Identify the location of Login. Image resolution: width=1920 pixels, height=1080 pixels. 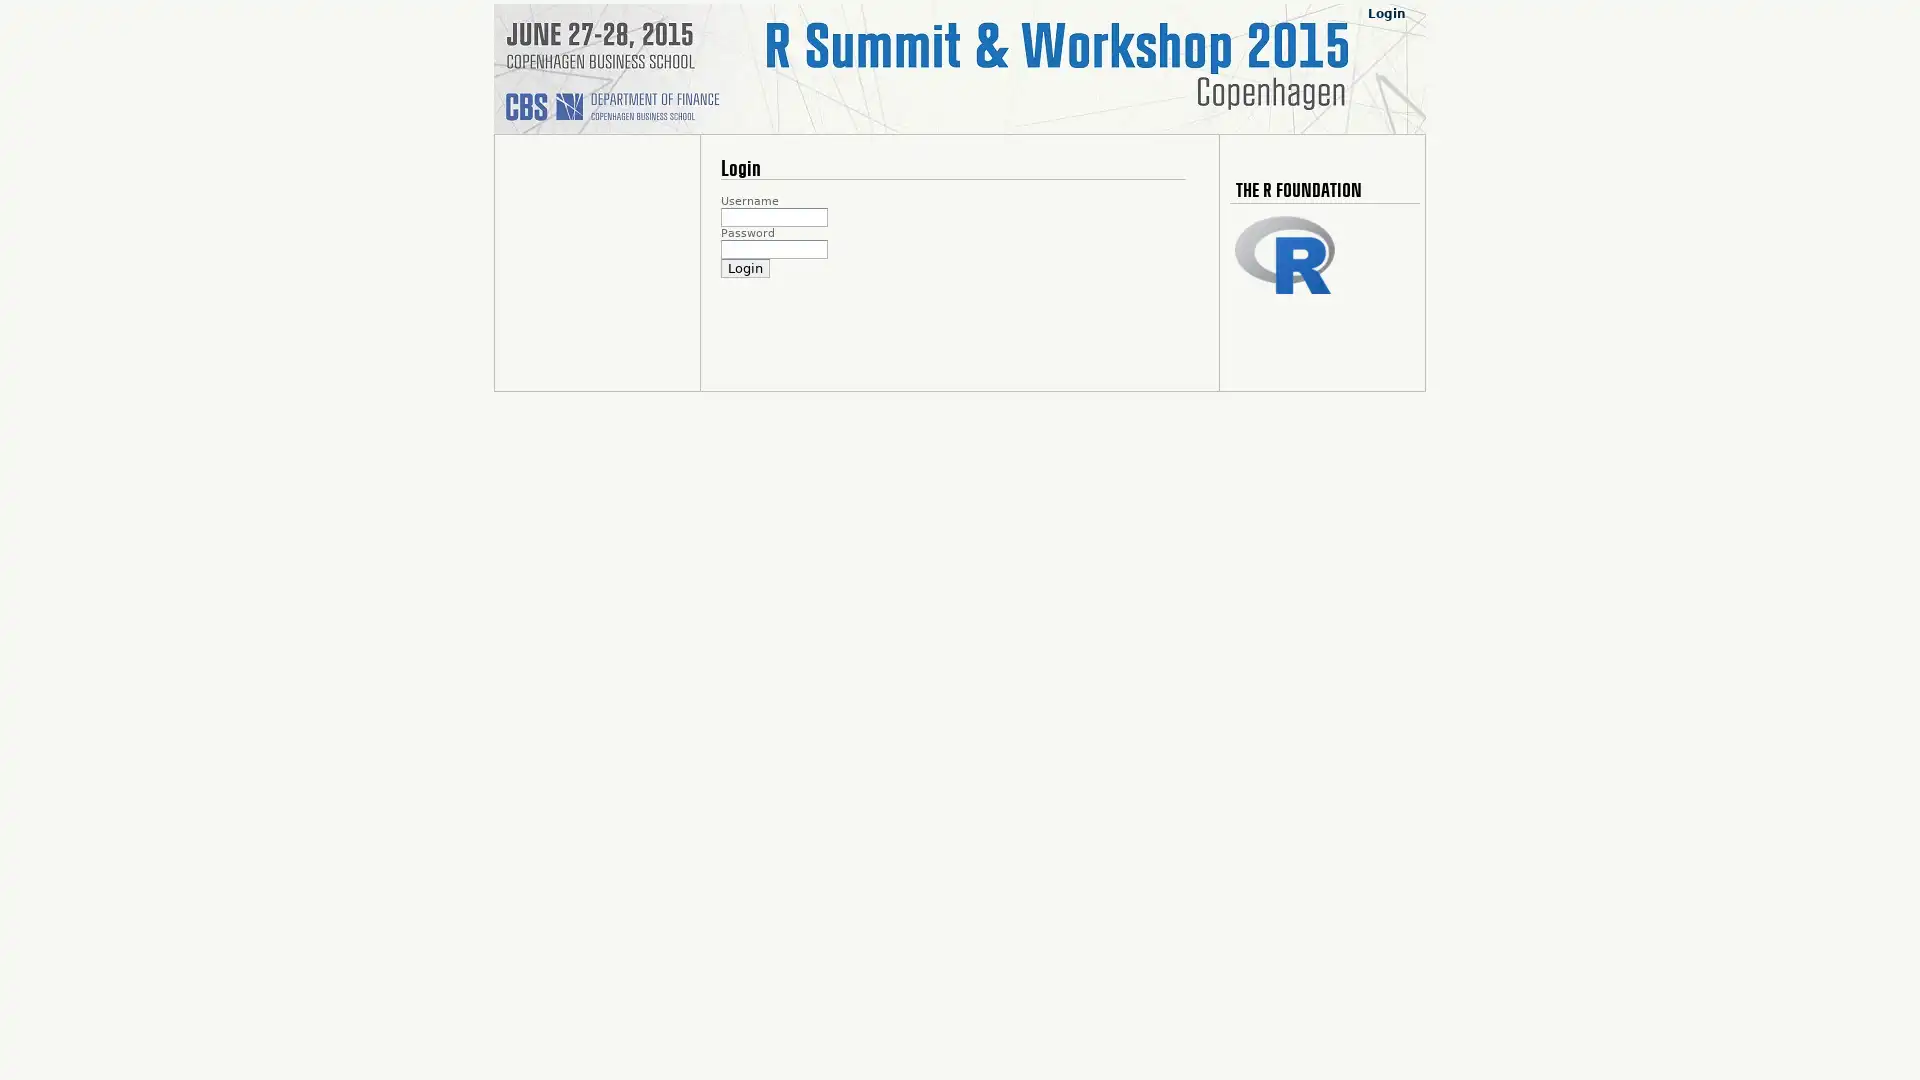
(744, 267).